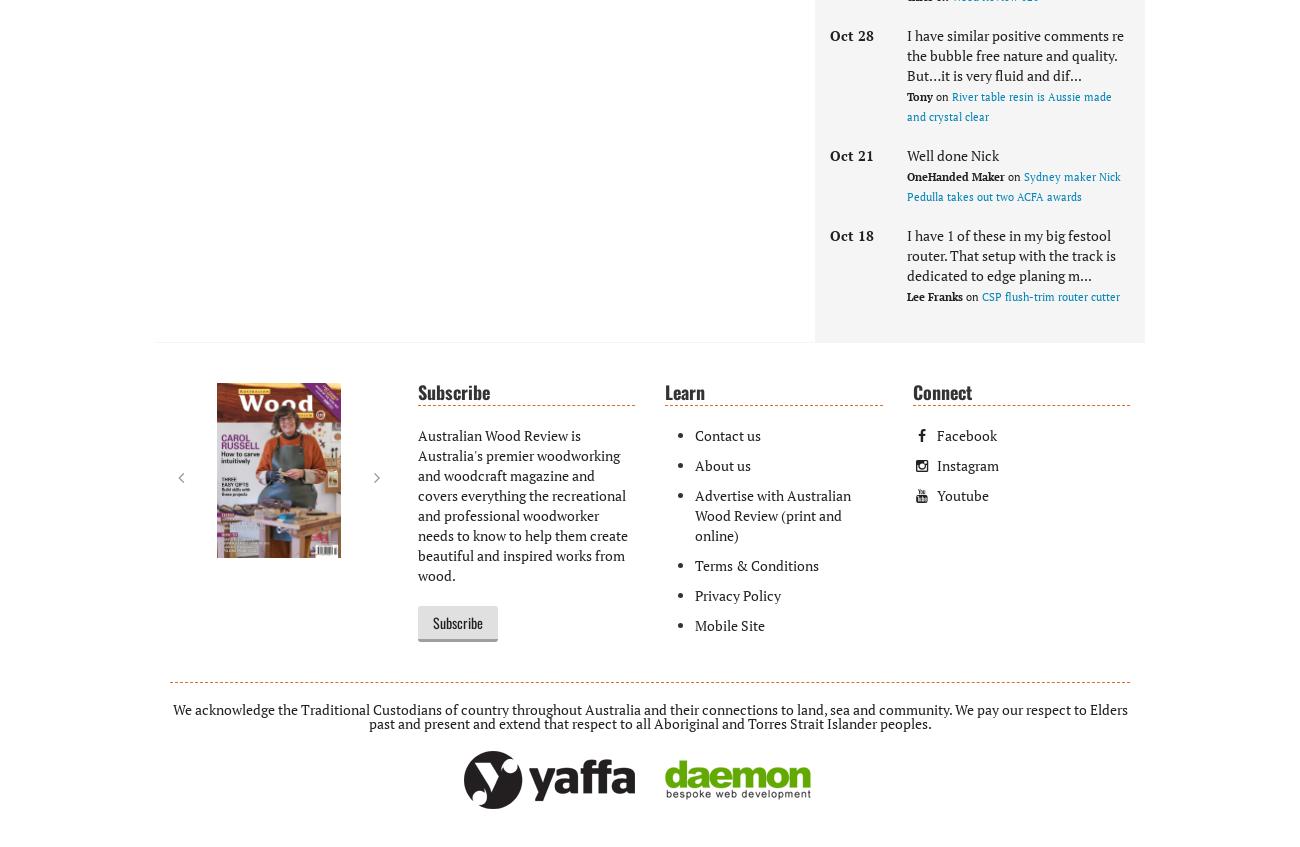 The width and height of the screenshot is (1300, 847). Describe the element at coordinates (962, 494) in the screenshot. I see `'Youtube'` at that location.